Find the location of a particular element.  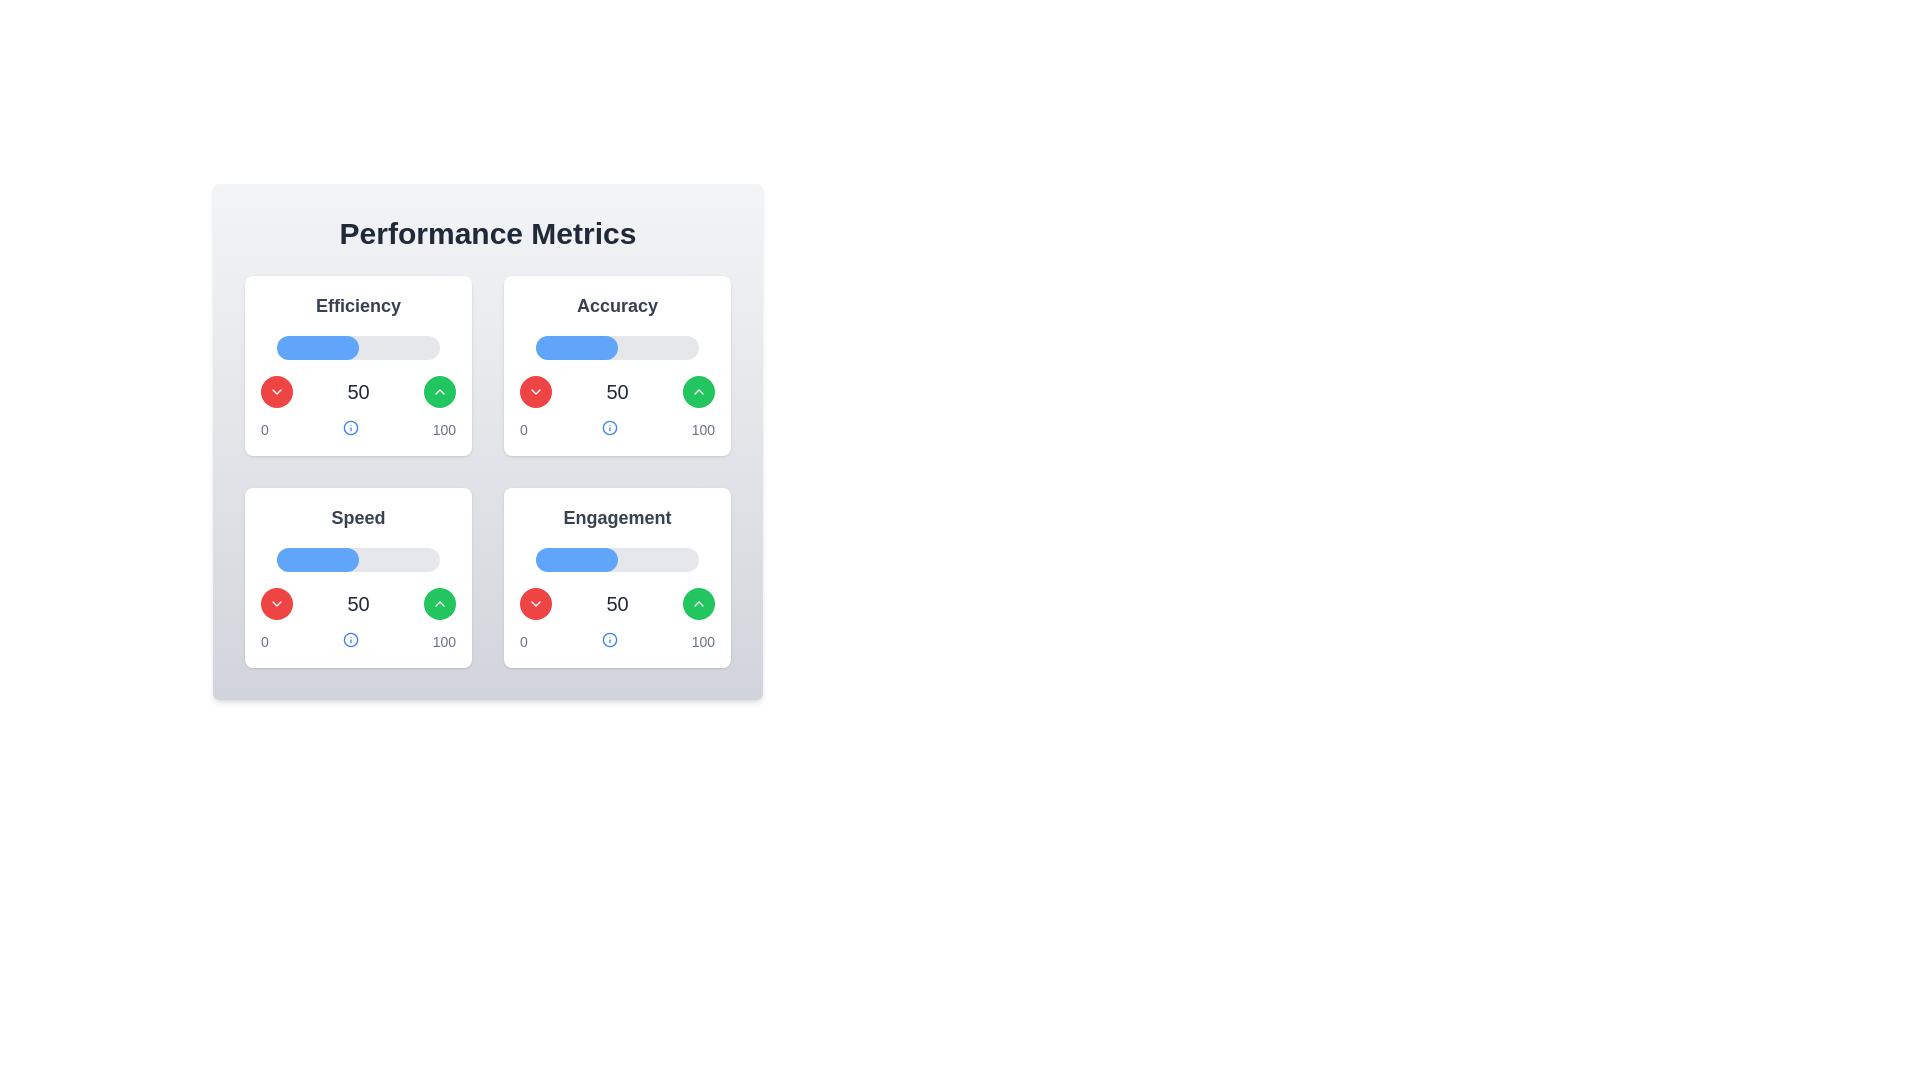

the chevron icon located in the bottom-left corner of the 'Engagement' card, next to the number '50' is located at coordinates (536, 603).